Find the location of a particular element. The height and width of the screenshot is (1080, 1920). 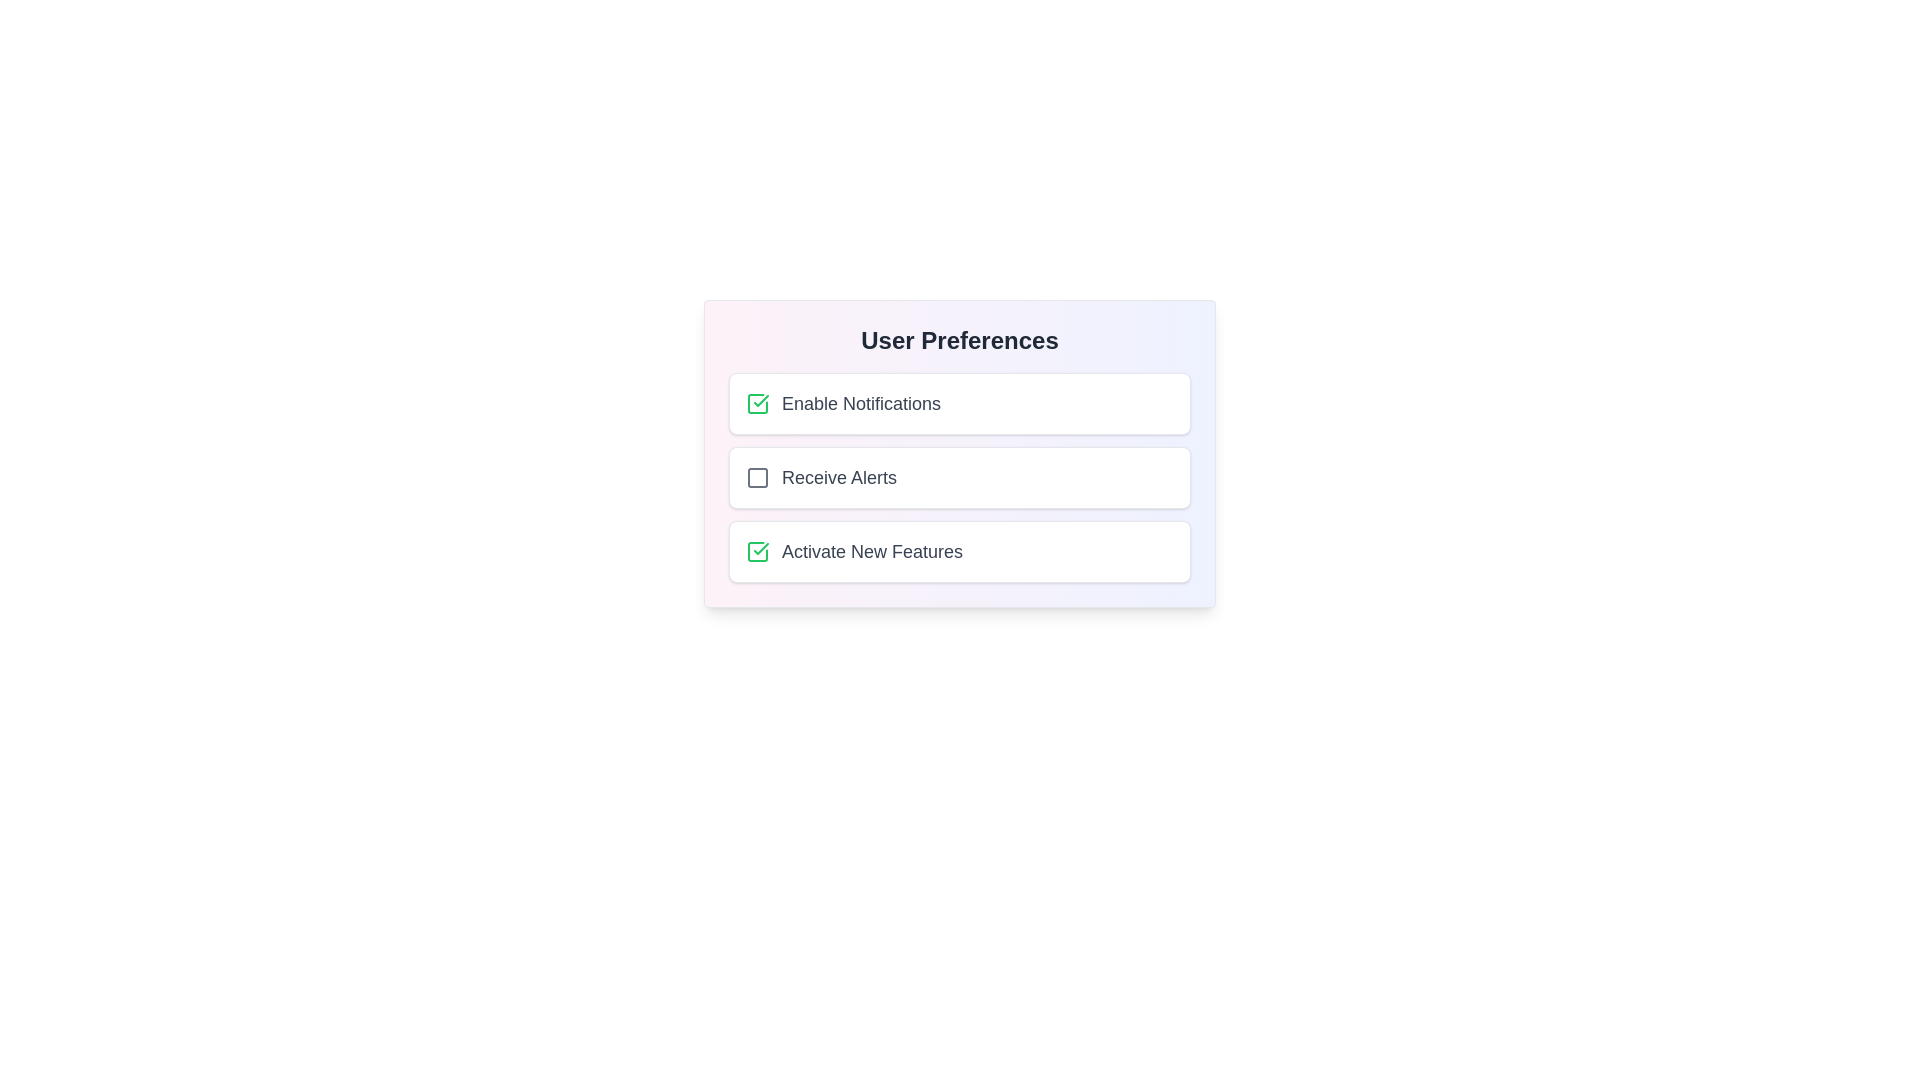

the 'Receive Alerts' checkbox option is located at coordinates (960, 478).